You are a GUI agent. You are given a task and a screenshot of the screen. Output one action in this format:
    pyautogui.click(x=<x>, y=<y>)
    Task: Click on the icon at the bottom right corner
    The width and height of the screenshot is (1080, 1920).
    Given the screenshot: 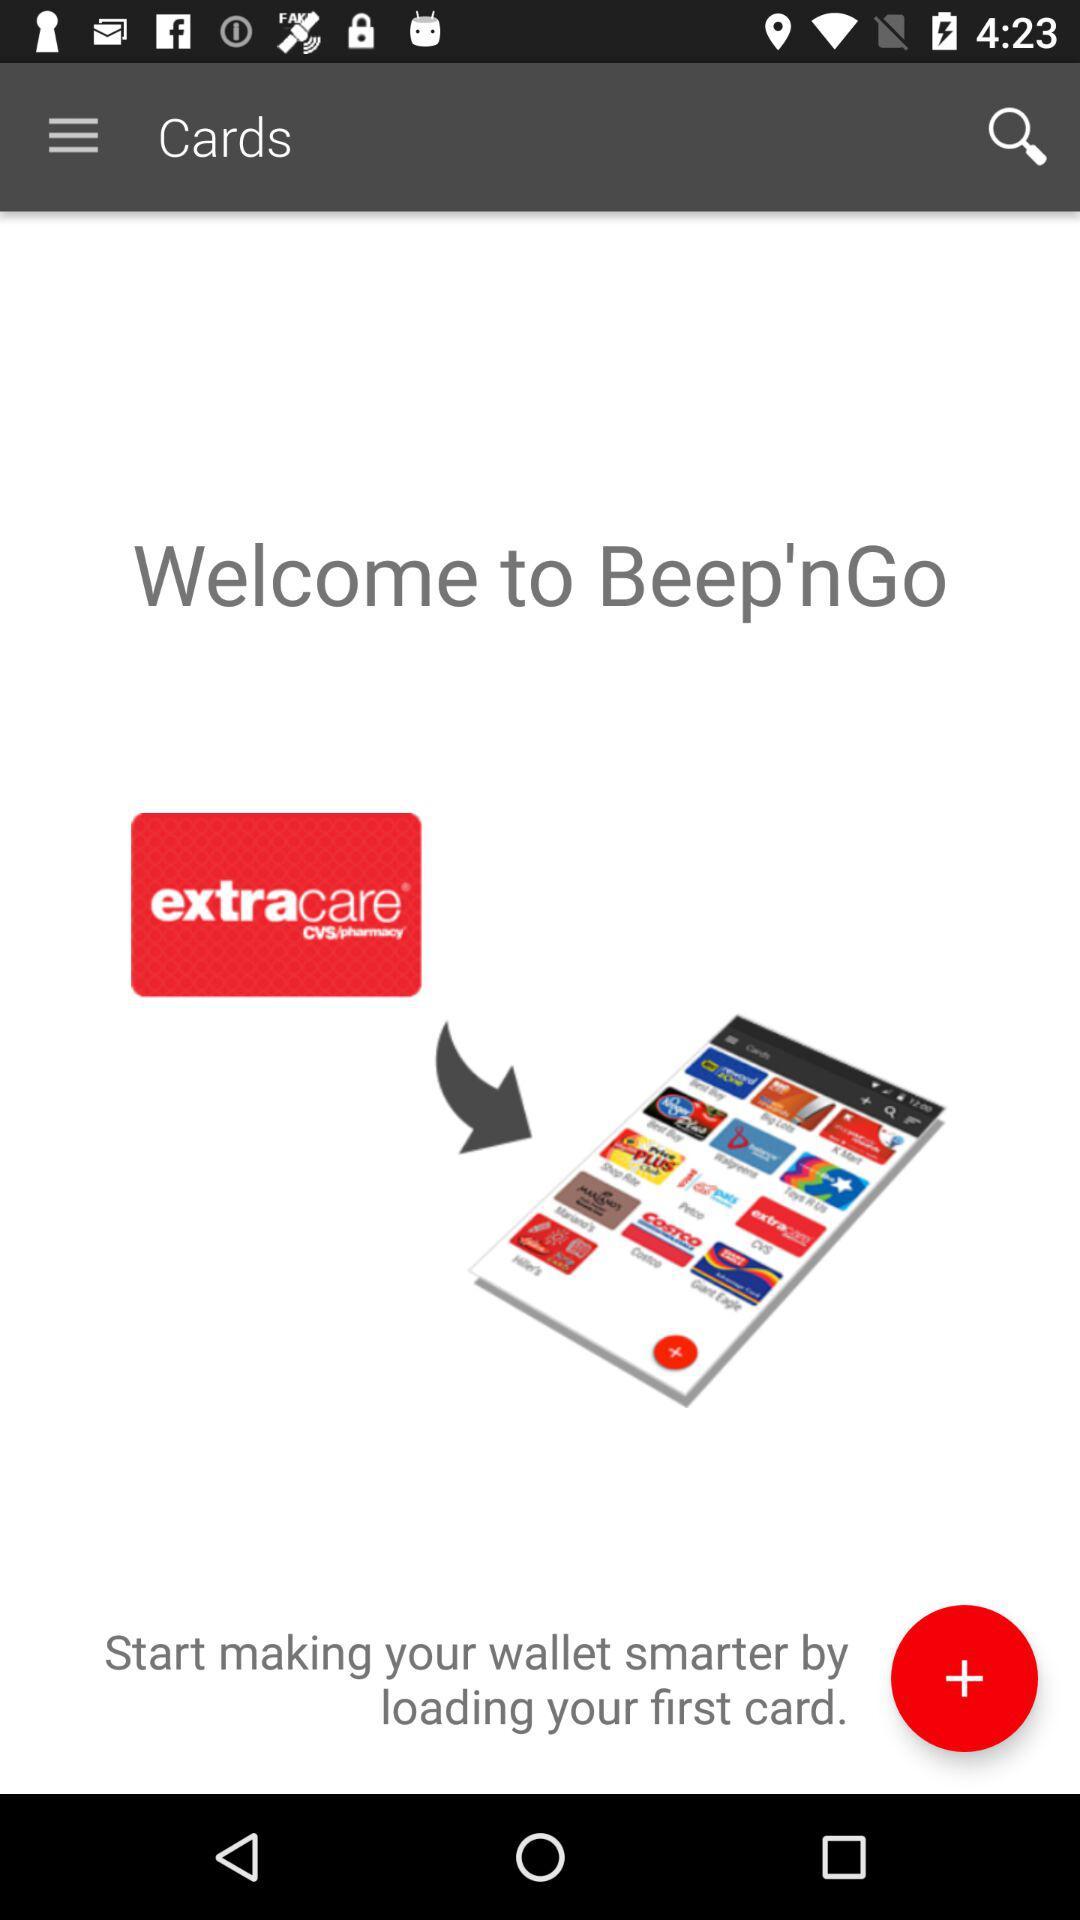 What is the action you would take?
    pyautogui.click(x=963, y=1678)
    